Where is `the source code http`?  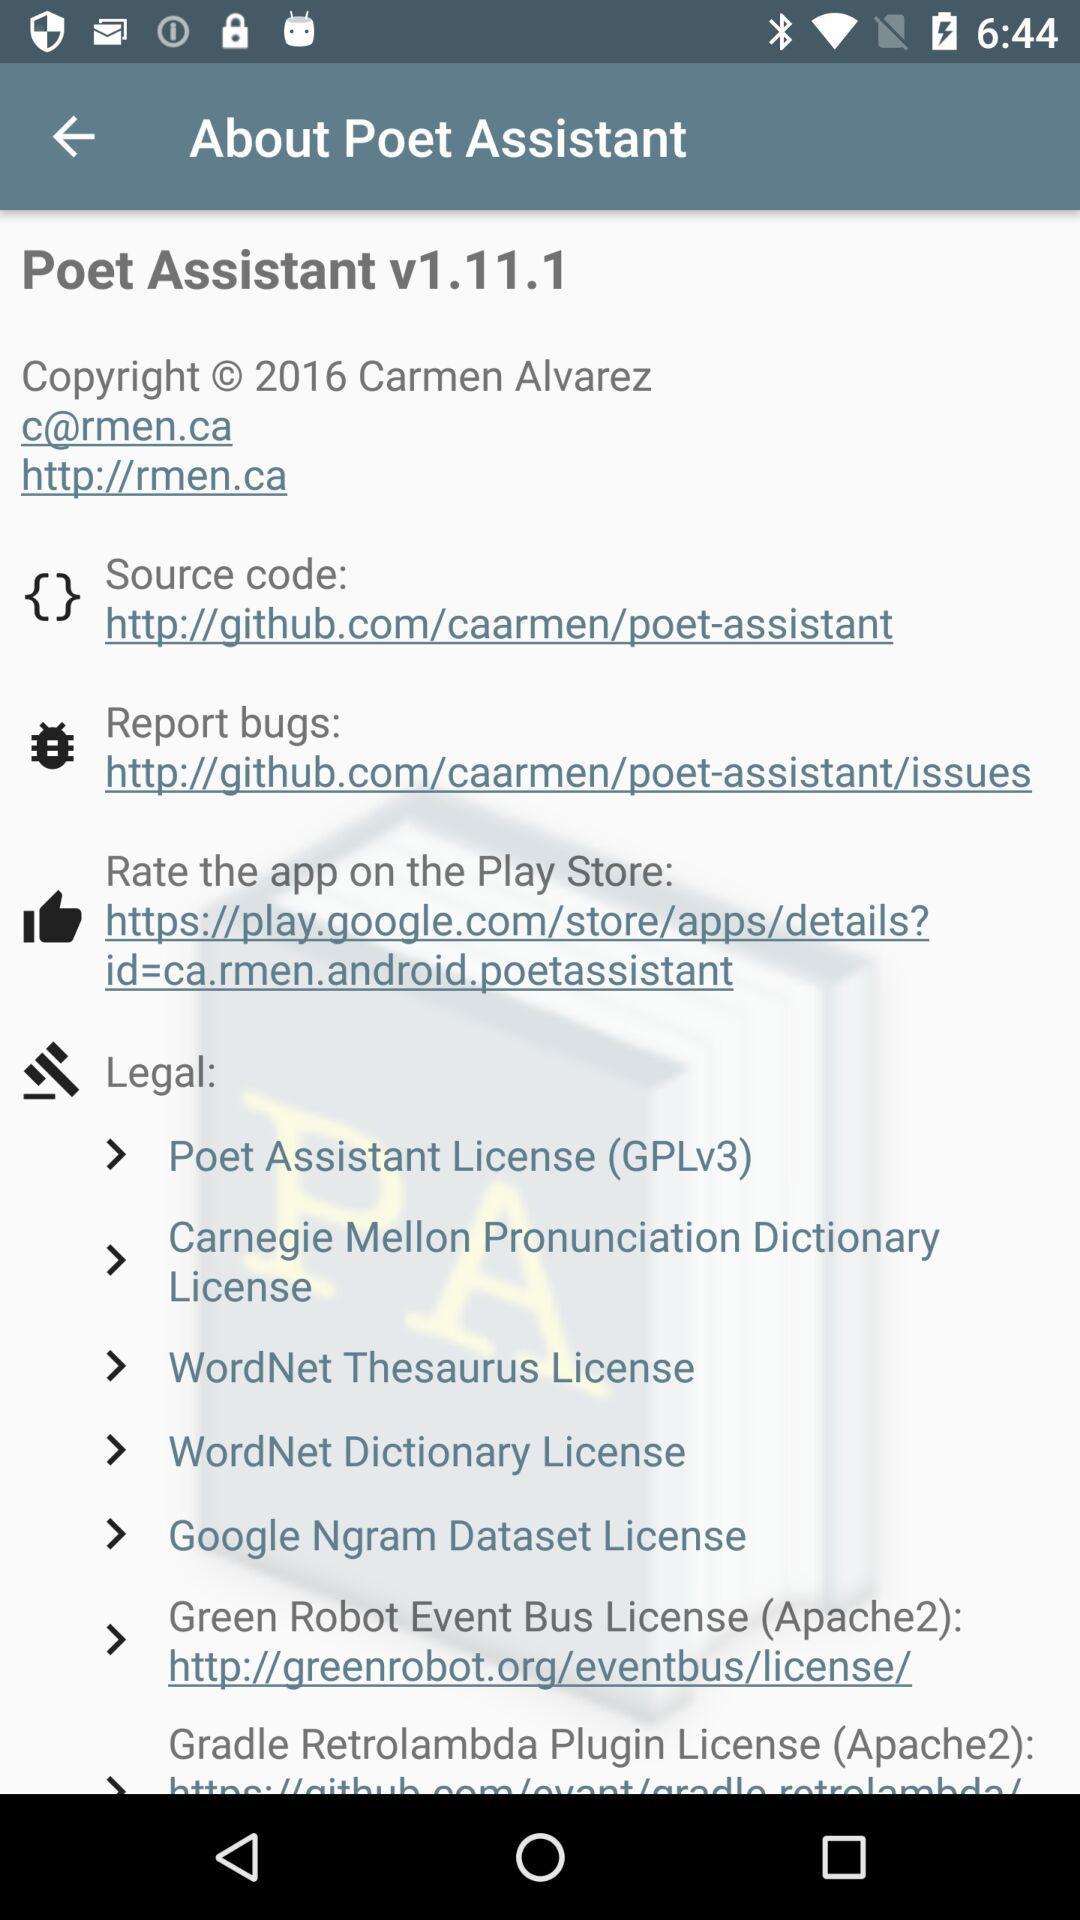 the source code http is located at coordinates (457, 595).